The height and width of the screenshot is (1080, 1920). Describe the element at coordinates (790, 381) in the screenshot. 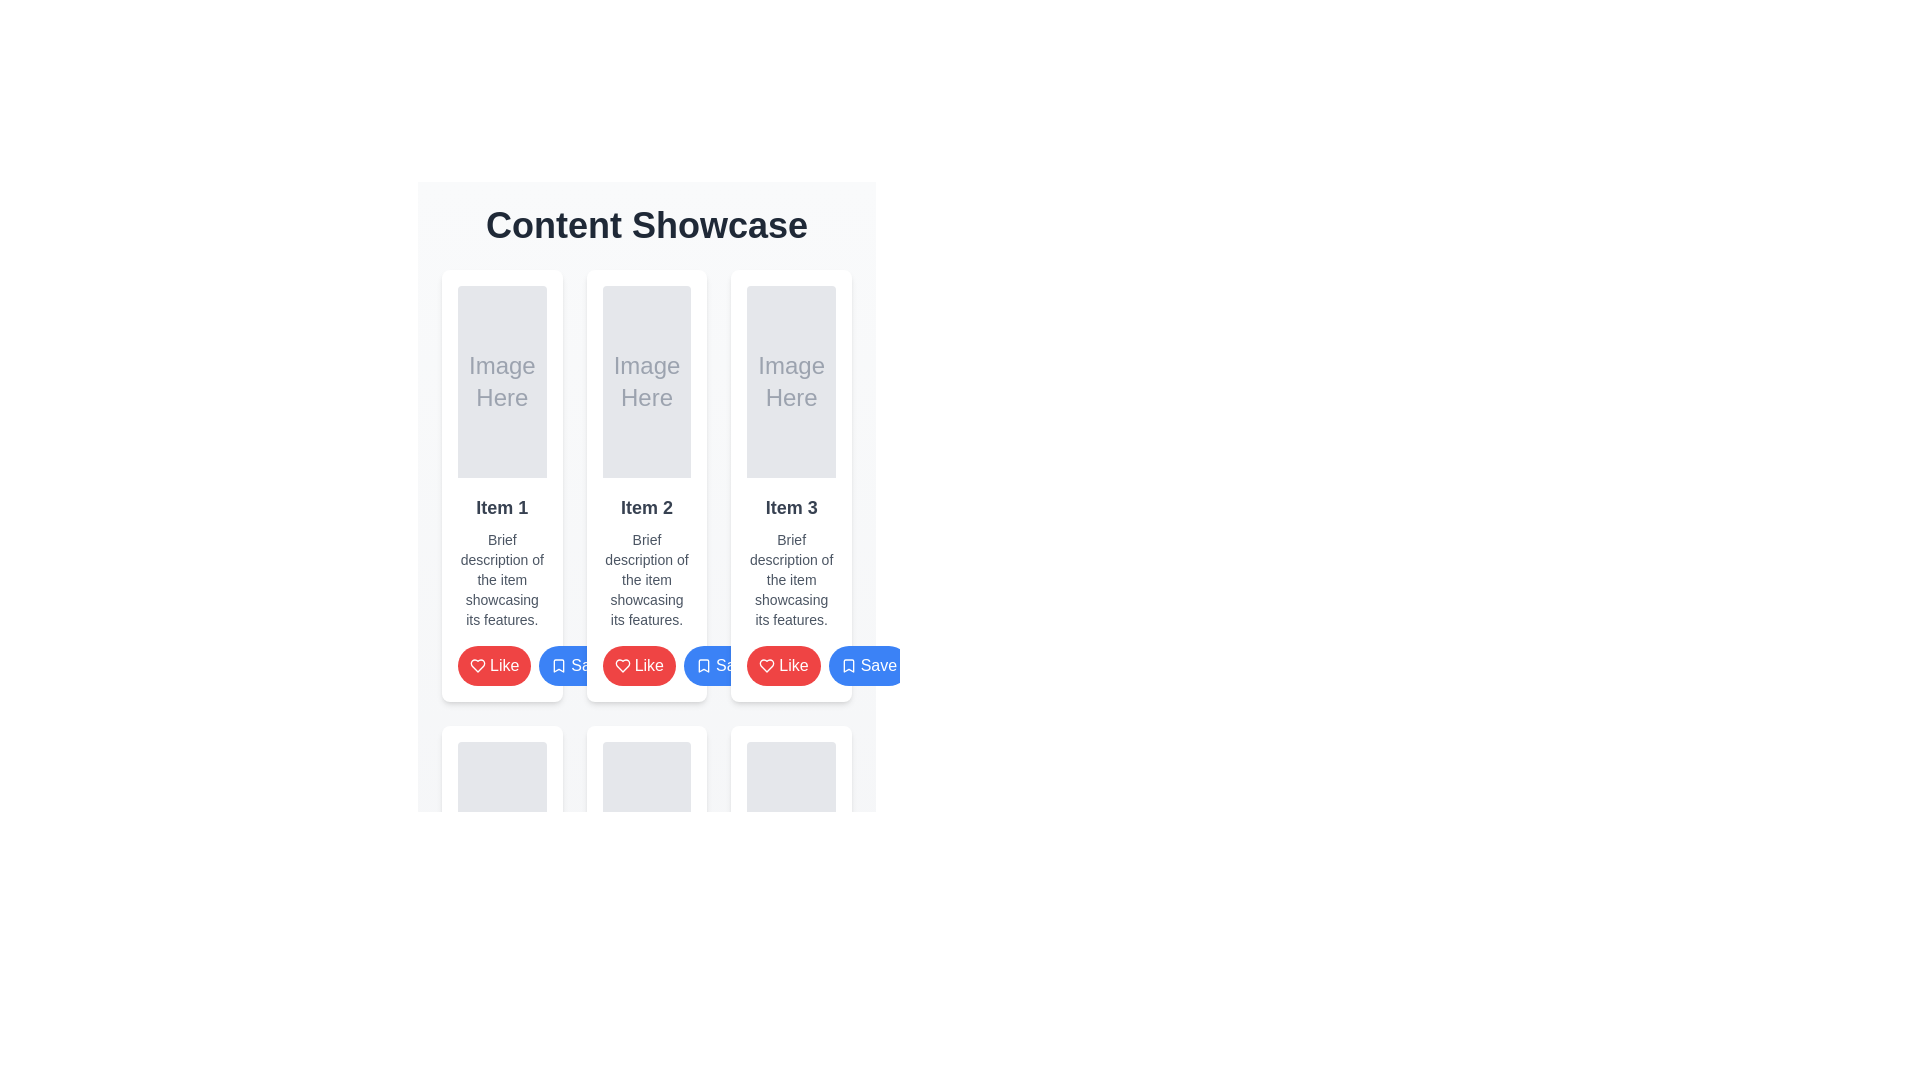

I see `the Image Placeholder element with the text 'Image Here' located at the top of the card labeled 'Item 3'` at that location.